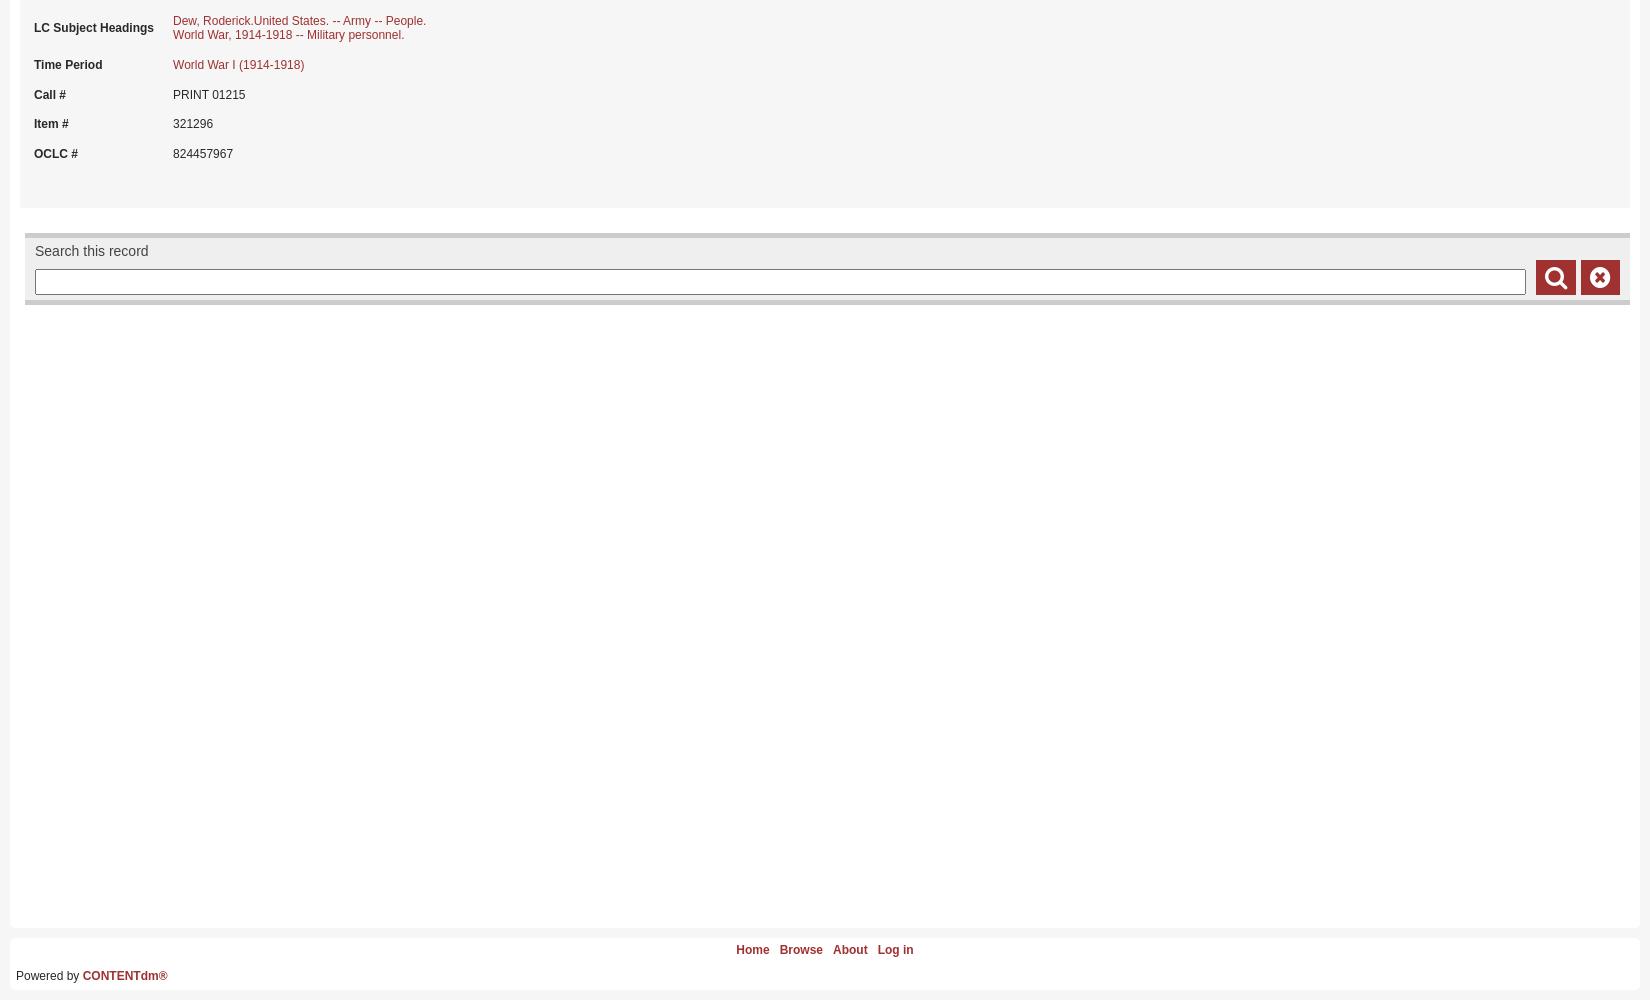 The width and height of the screenshot is (1650, 1000). Describe the element at coordinates (172, 21) in the screenshot. I see `'Dew, Roderick.United States. -- Army -- People.'` at that location.